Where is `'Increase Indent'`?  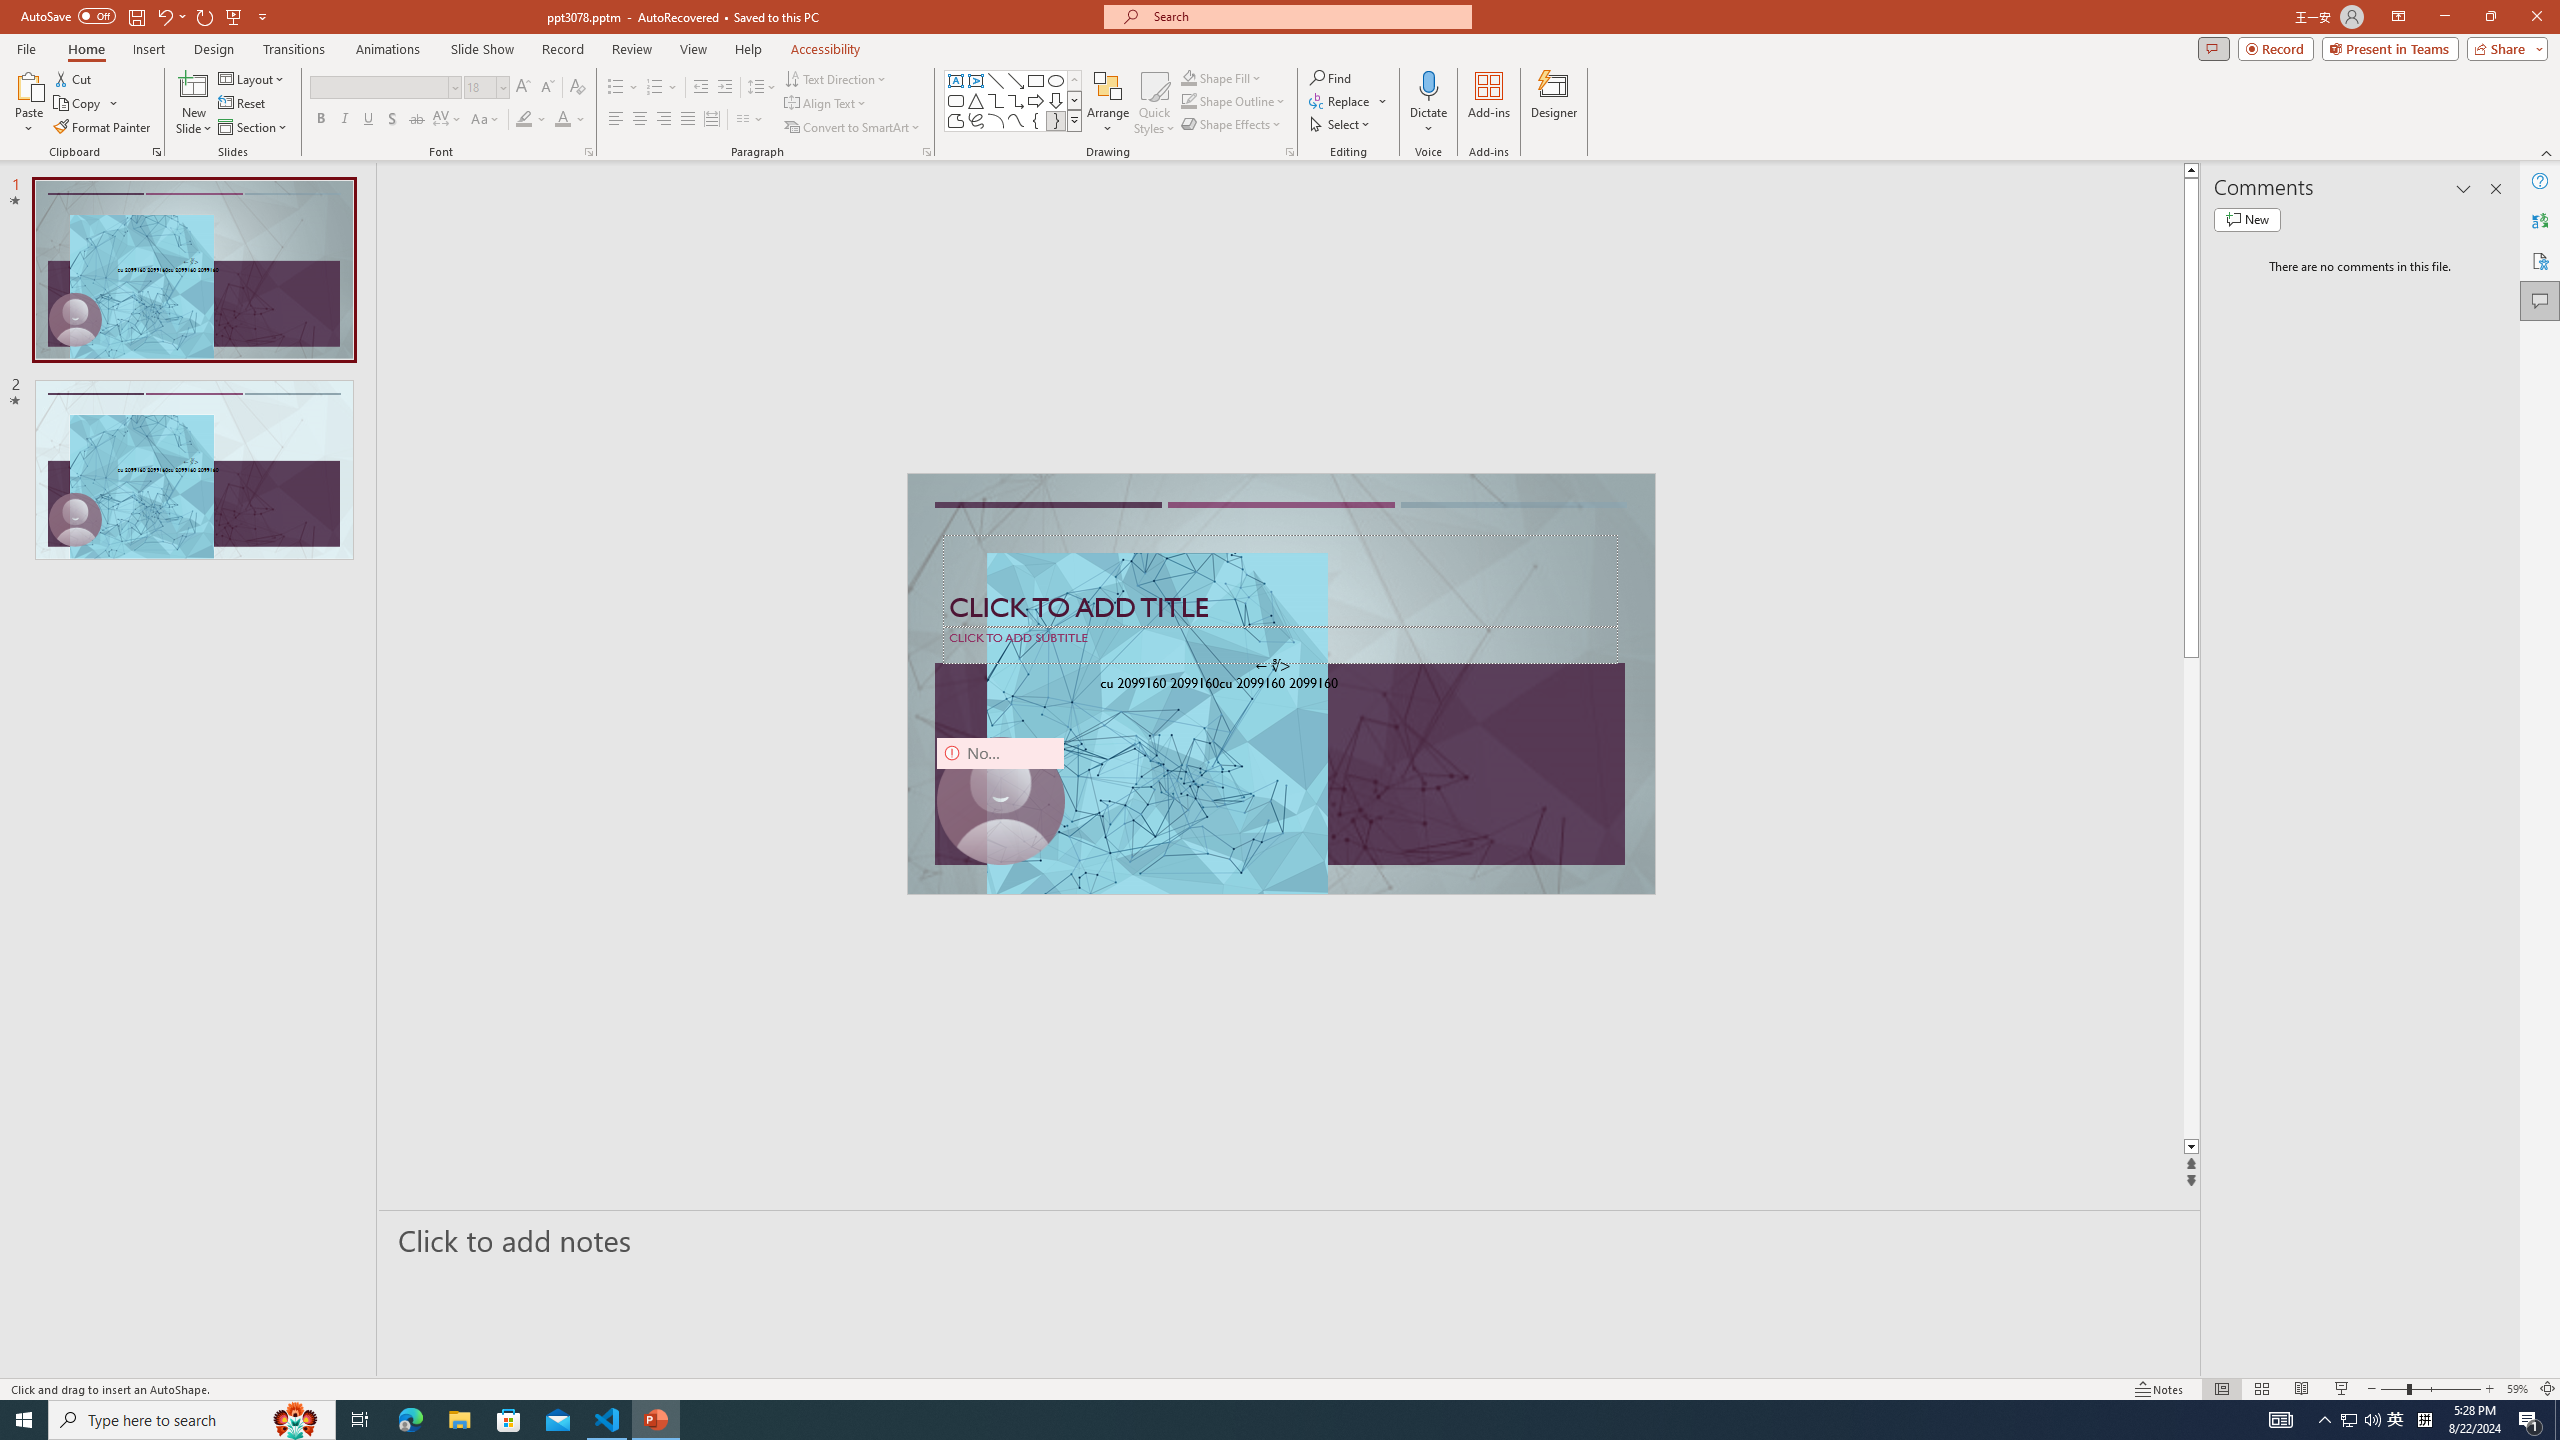 'Increase Indent' is located at coordinates (725, 87).